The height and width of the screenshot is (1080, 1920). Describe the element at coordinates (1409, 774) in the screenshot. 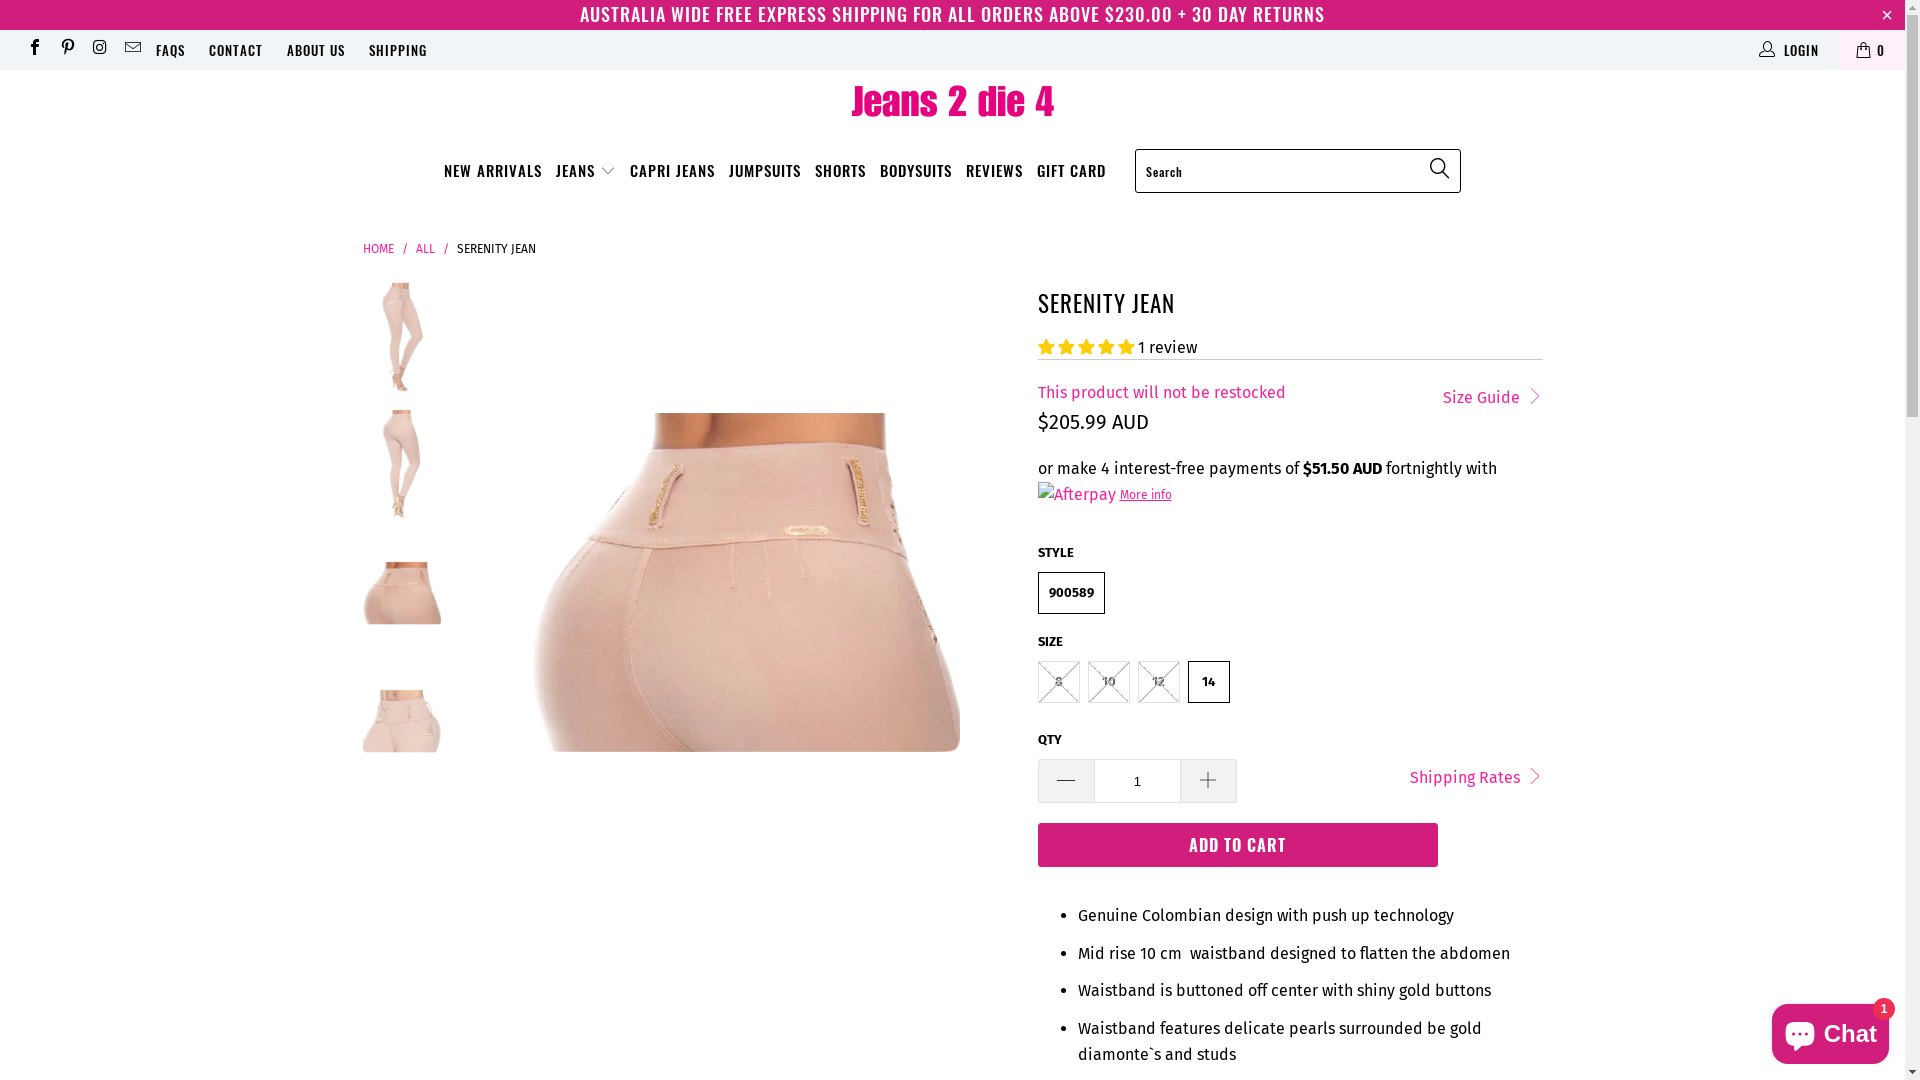

I see `'Shipping Rates'` at that location.